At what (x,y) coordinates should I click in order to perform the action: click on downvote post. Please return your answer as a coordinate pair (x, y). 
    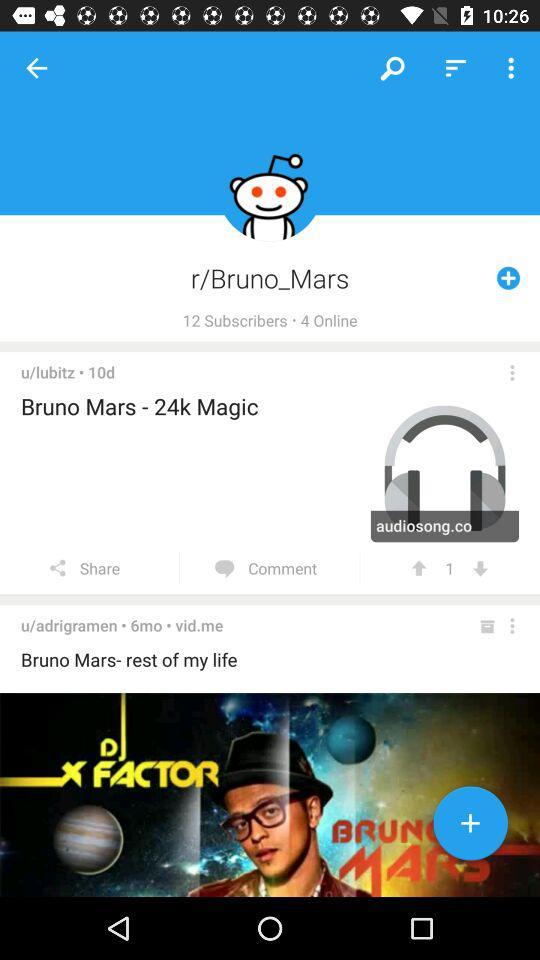
    Looking at the image, I should click on (479, 568).